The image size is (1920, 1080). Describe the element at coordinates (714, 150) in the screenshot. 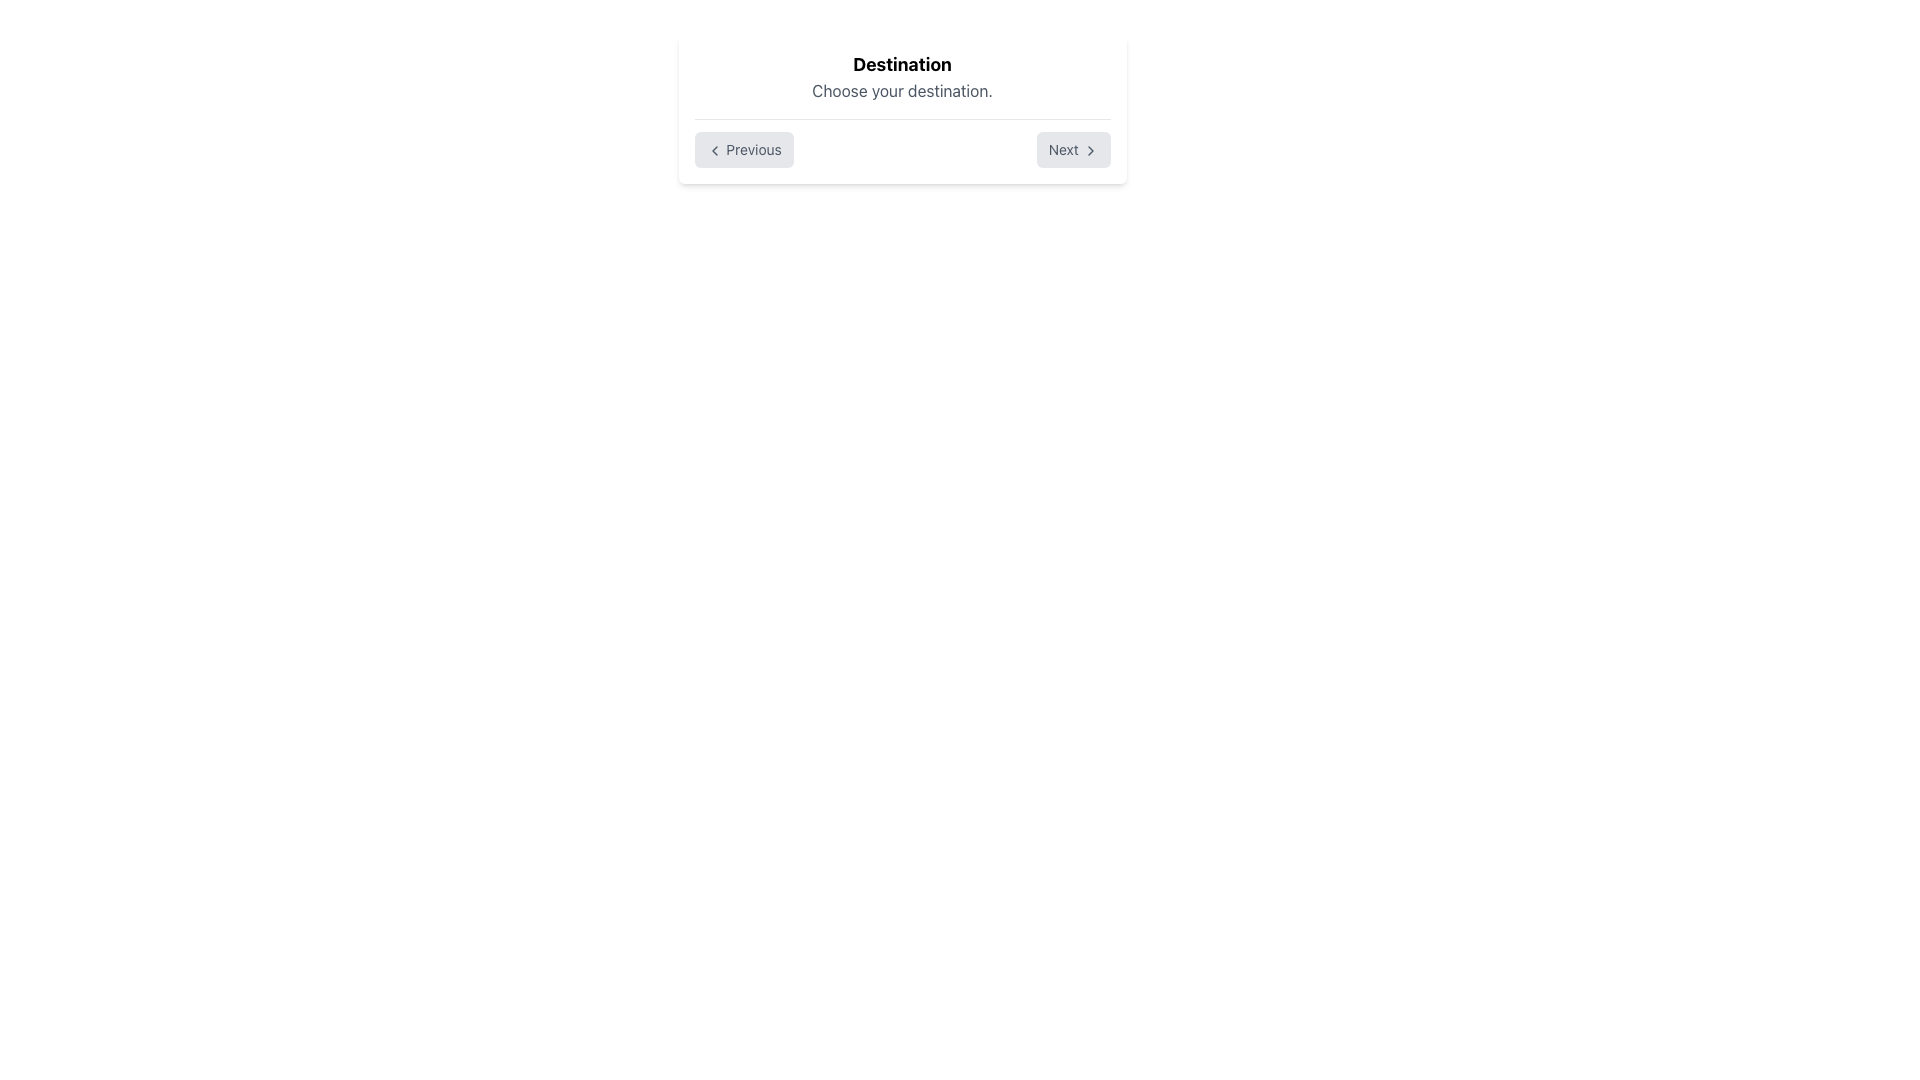

I see `the left-pointing chevron icon inside the 'Previous' button, adjacent to the label 'Previous'` at that location.